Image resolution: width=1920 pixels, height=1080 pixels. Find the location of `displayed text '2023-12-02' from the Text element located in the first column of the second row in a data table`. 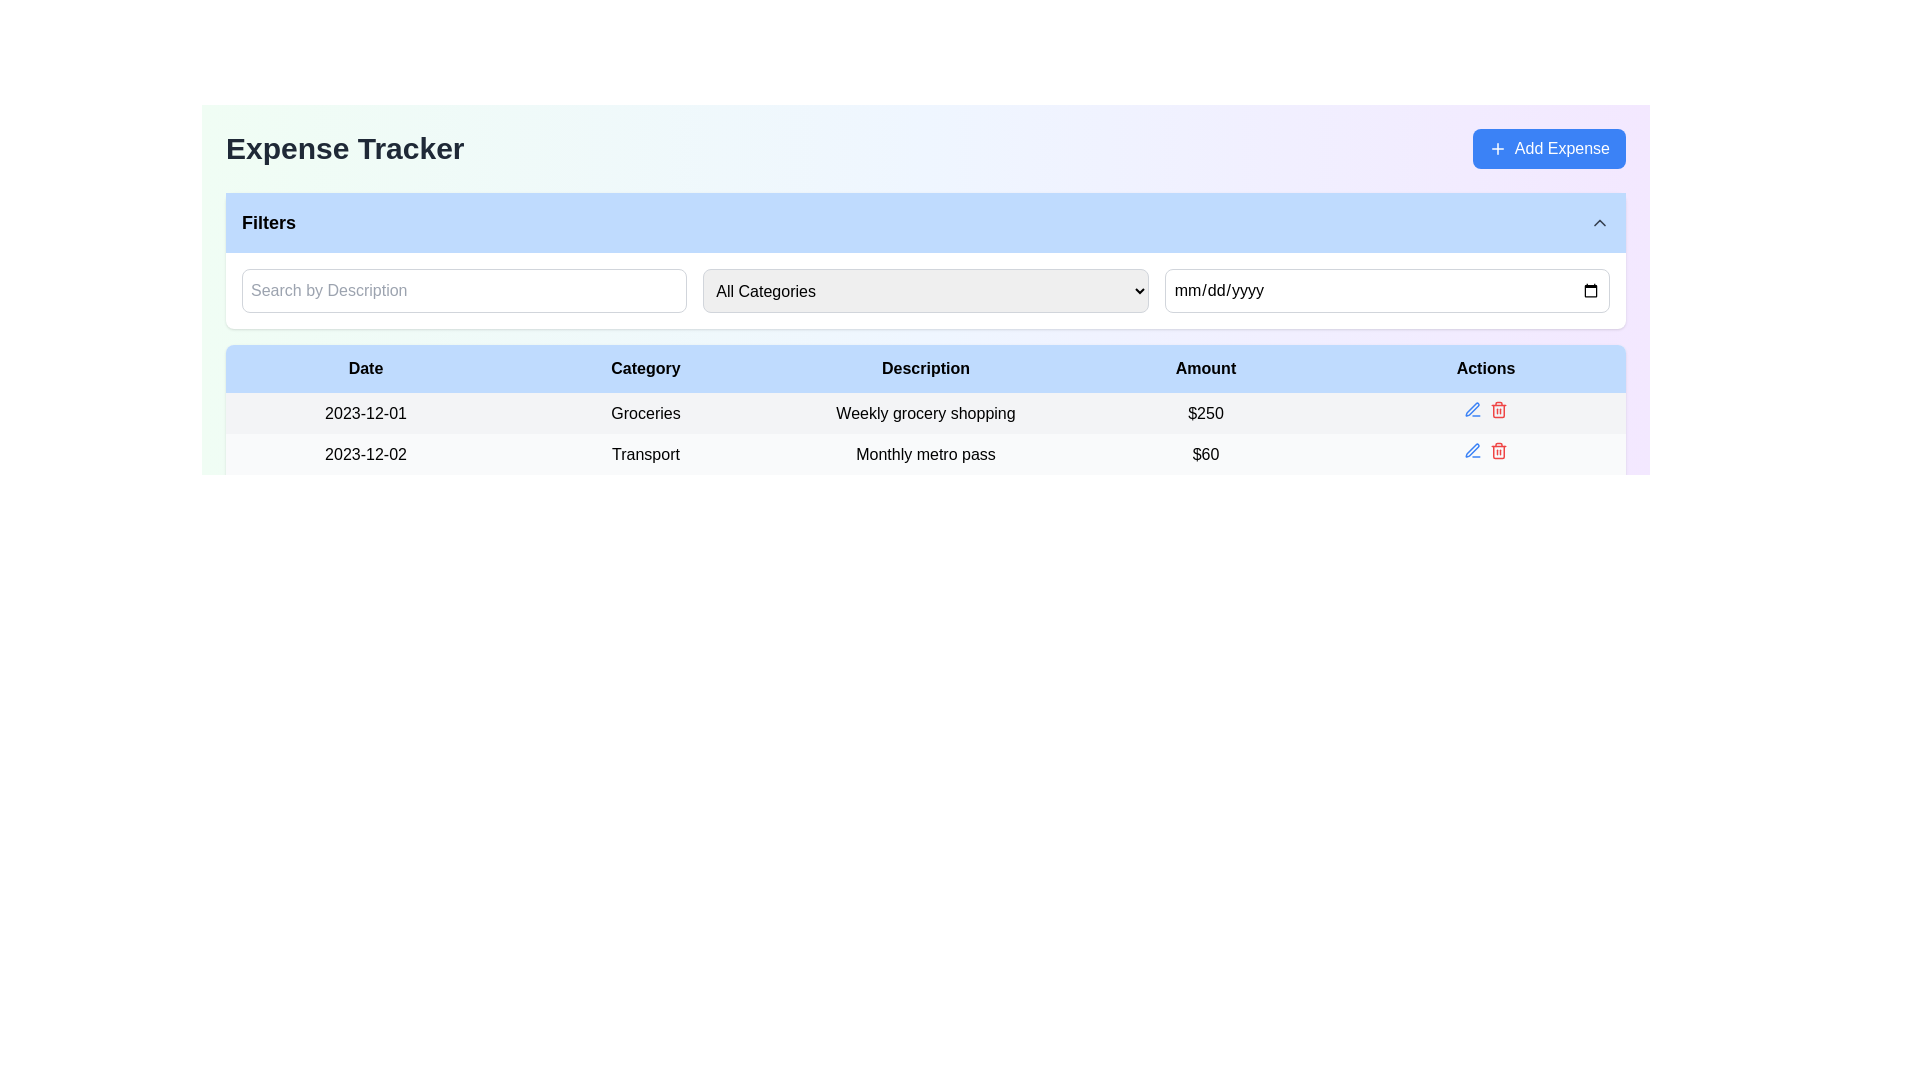

displayed text '2023-12-02' from the Text element located in the first column of the second row in a data table is located at coordinates (365, 454).